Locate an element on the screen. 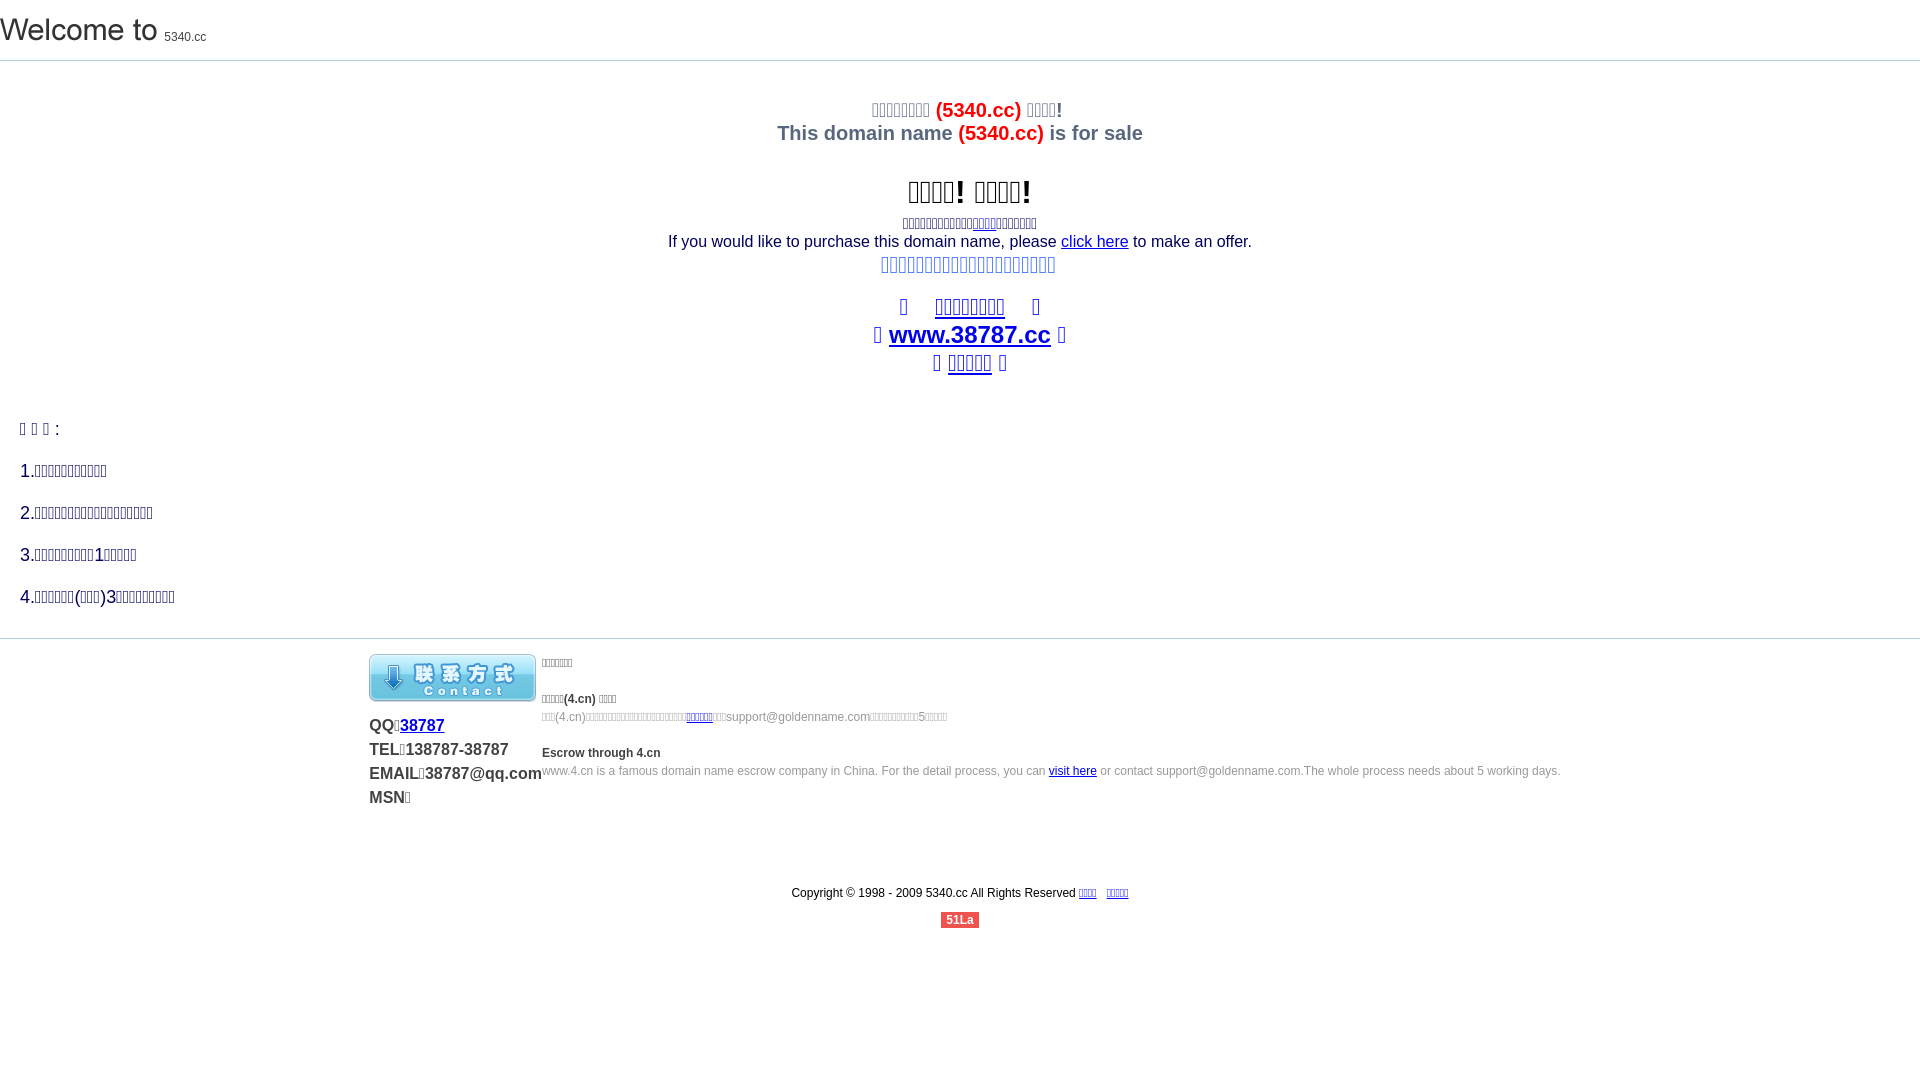  'www.38787.cc' is located at coordinates (969, 333).